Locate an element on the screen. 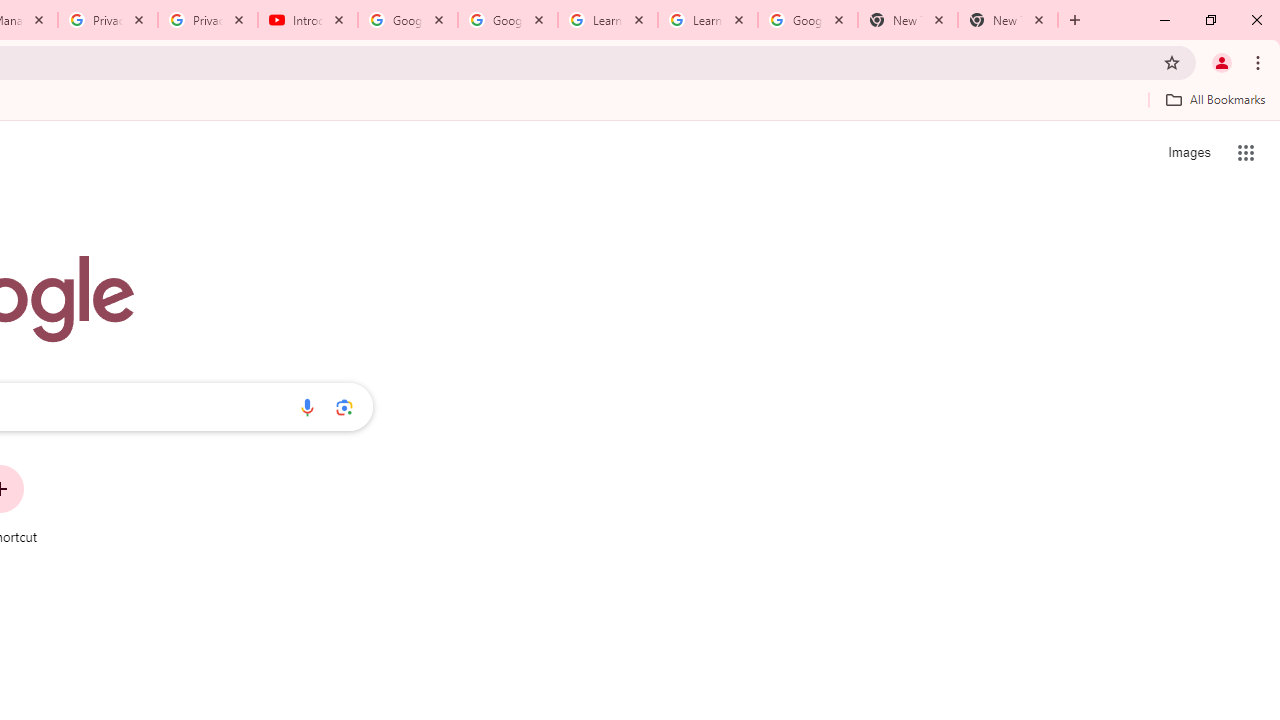 The image size is (1280, 720). 'Search by image' is located at coordinates (344, 406).